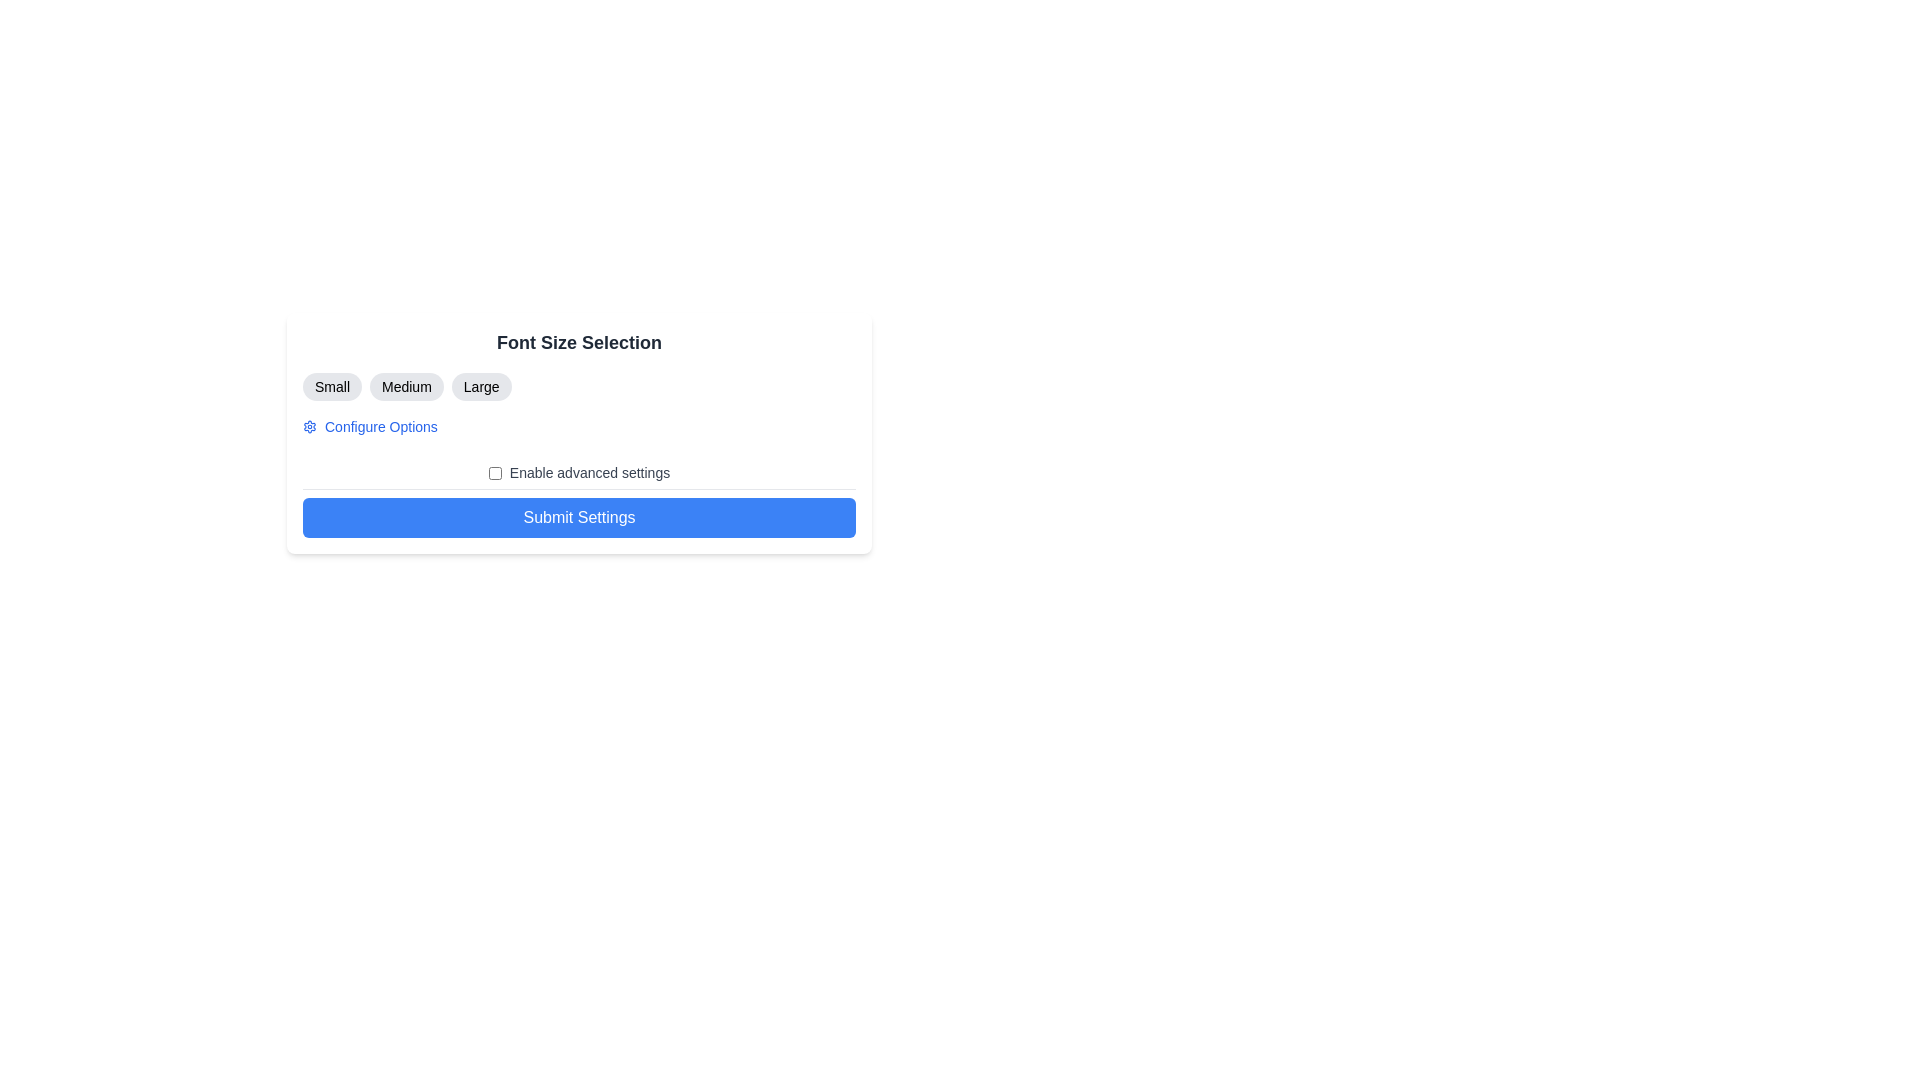 Image resolution: width=1920 pixels, height=1080 pixels. I want to click on the blue cogwheel icon adjacent to the 'Configure Options' text label, so click(309, 426).